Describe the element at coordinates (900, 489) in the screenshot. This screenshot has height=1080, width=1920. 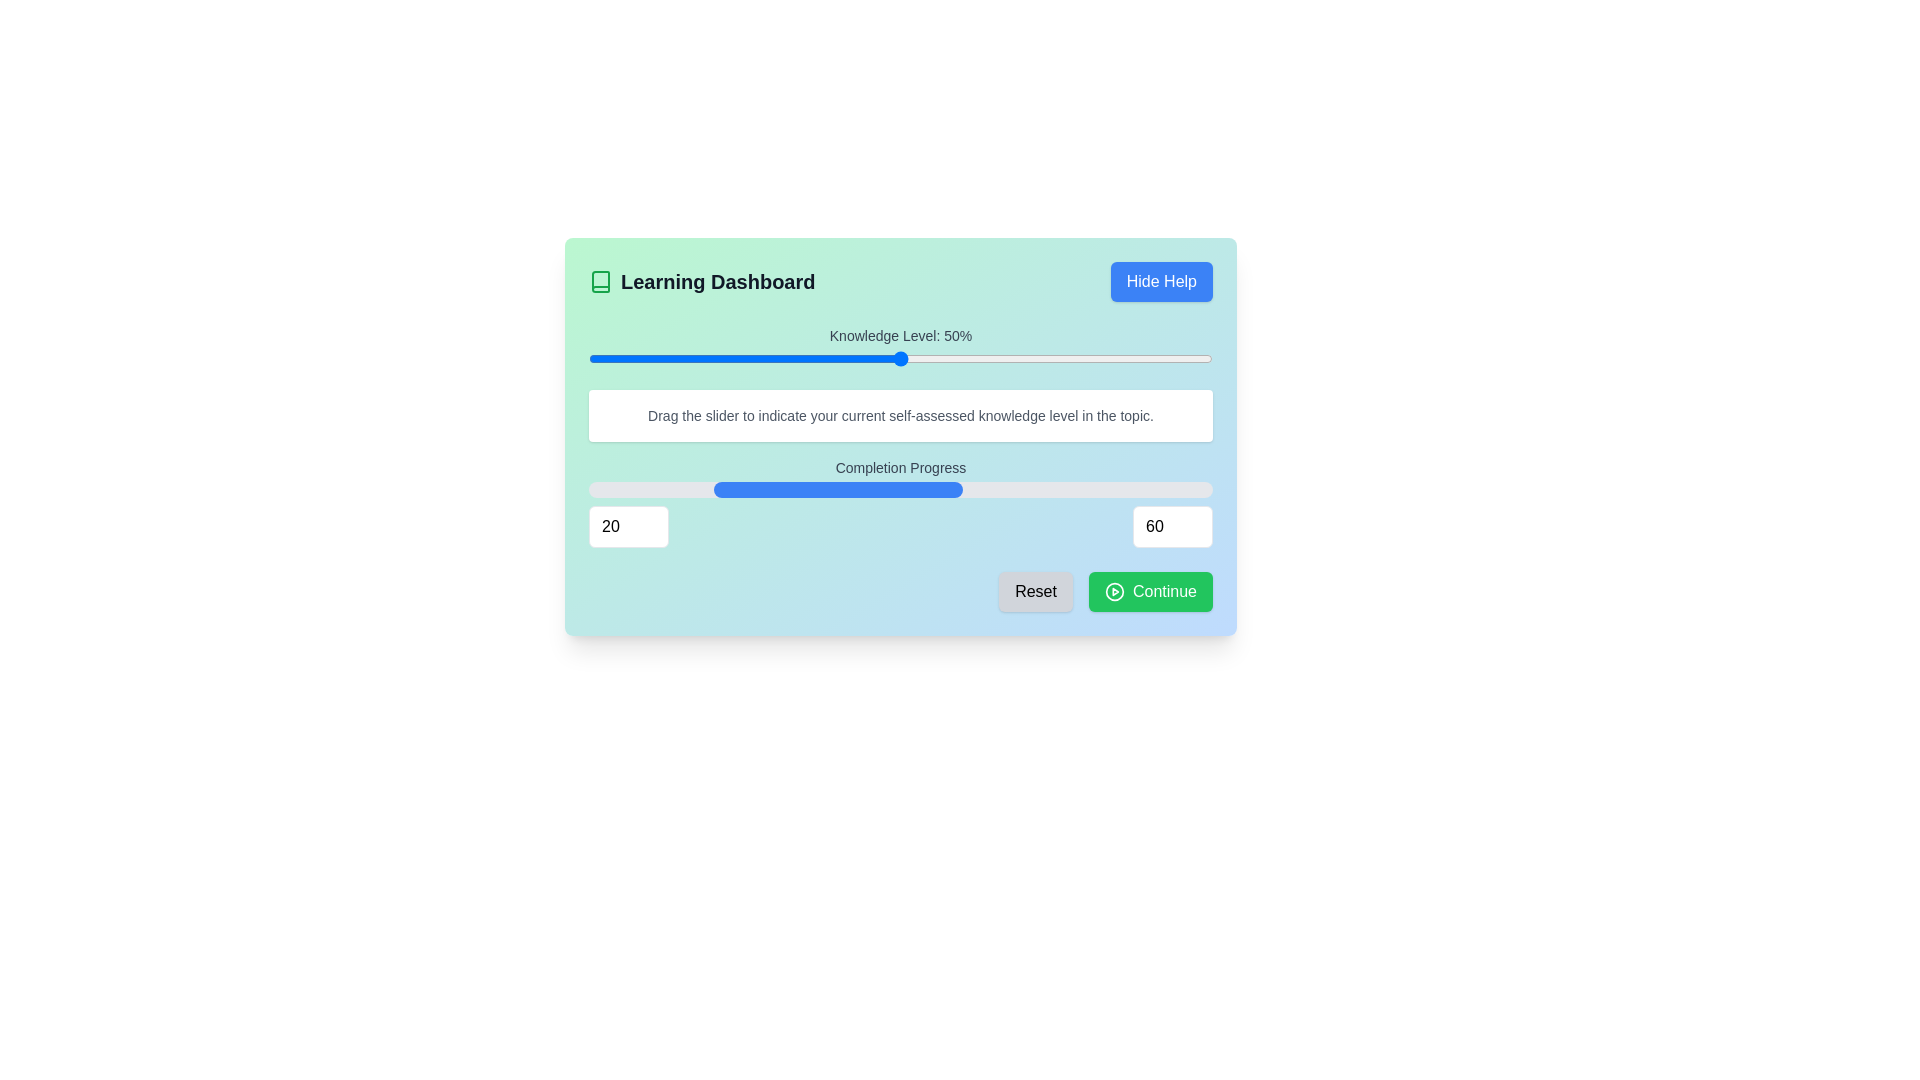
I see `the progress bar located under the 'Completion Progress' label, which is horizontally centered between the '20' and '60' input fields` at that location.